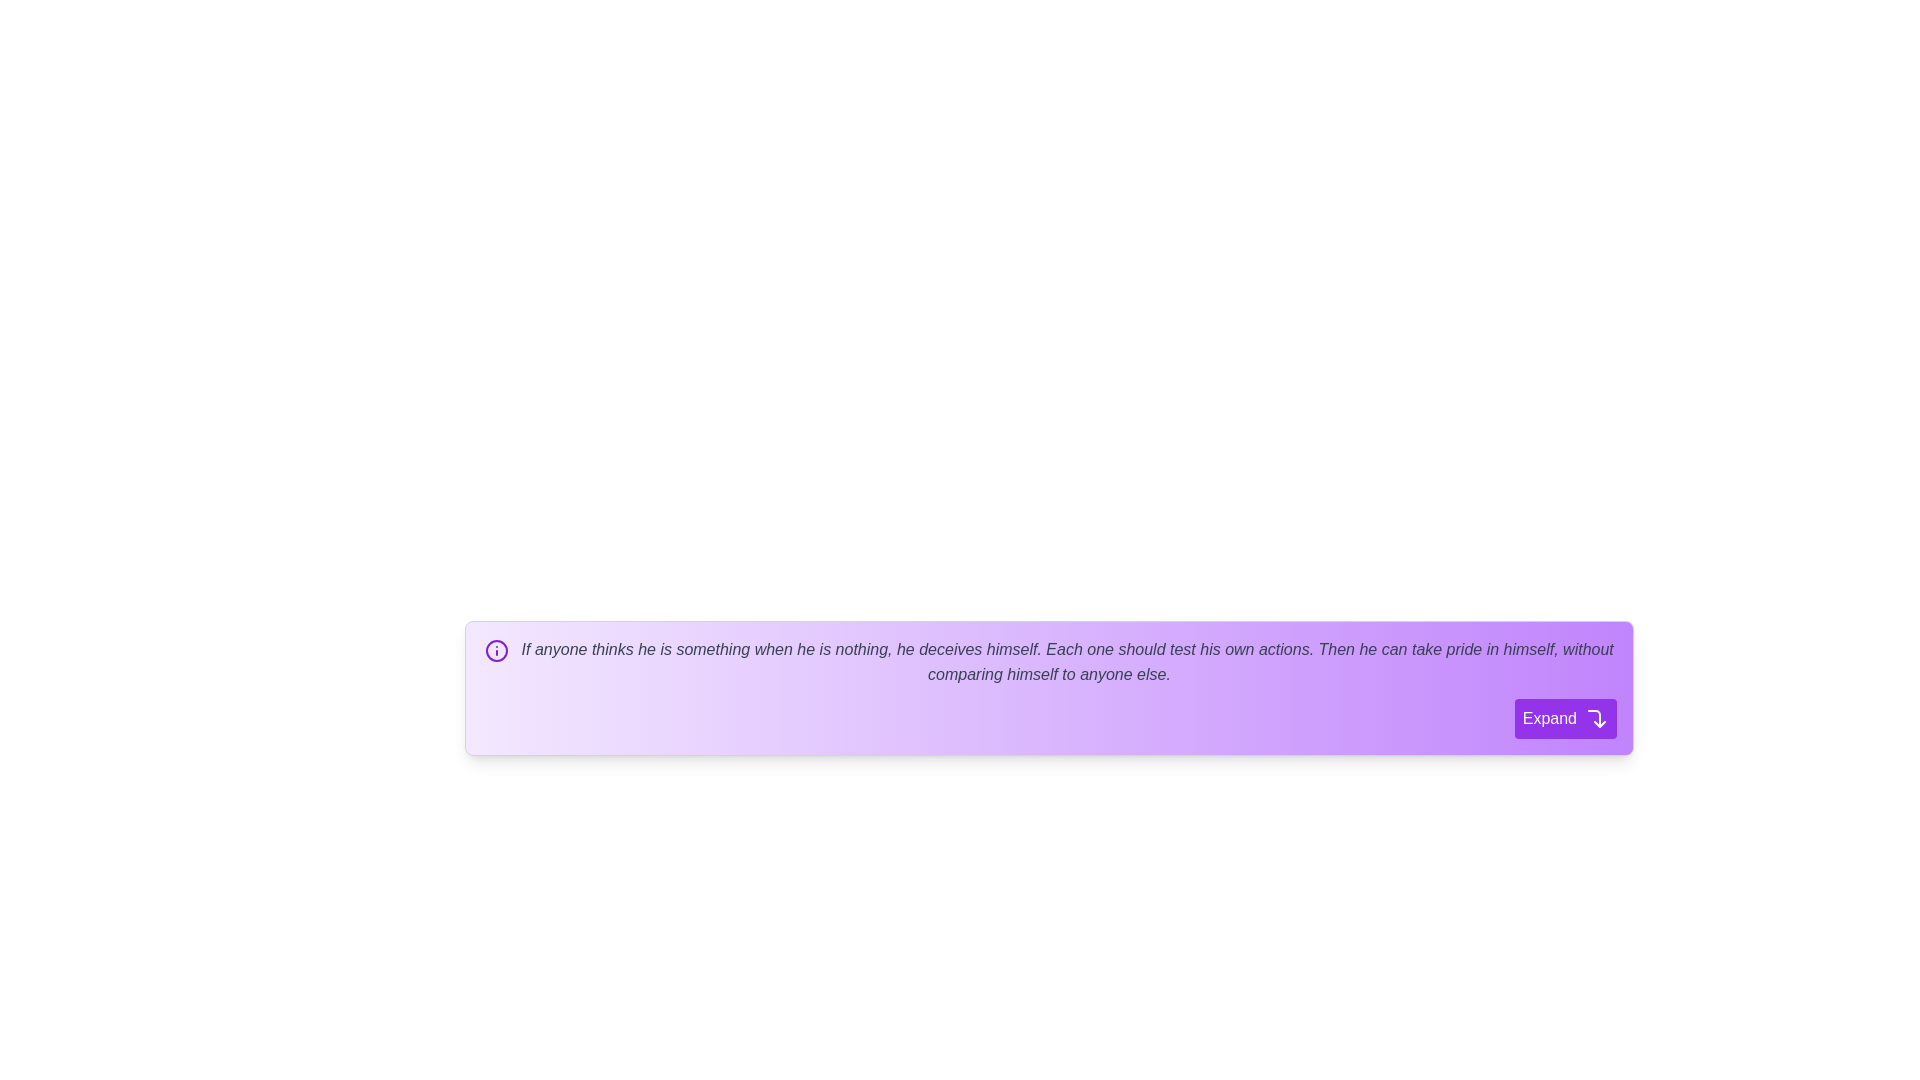  What do you see at coordinates (1564, 717) in the screenshot?
I see `the interactive button located at the bottom-right corner of the interface` at bounding box center [1564, 717].